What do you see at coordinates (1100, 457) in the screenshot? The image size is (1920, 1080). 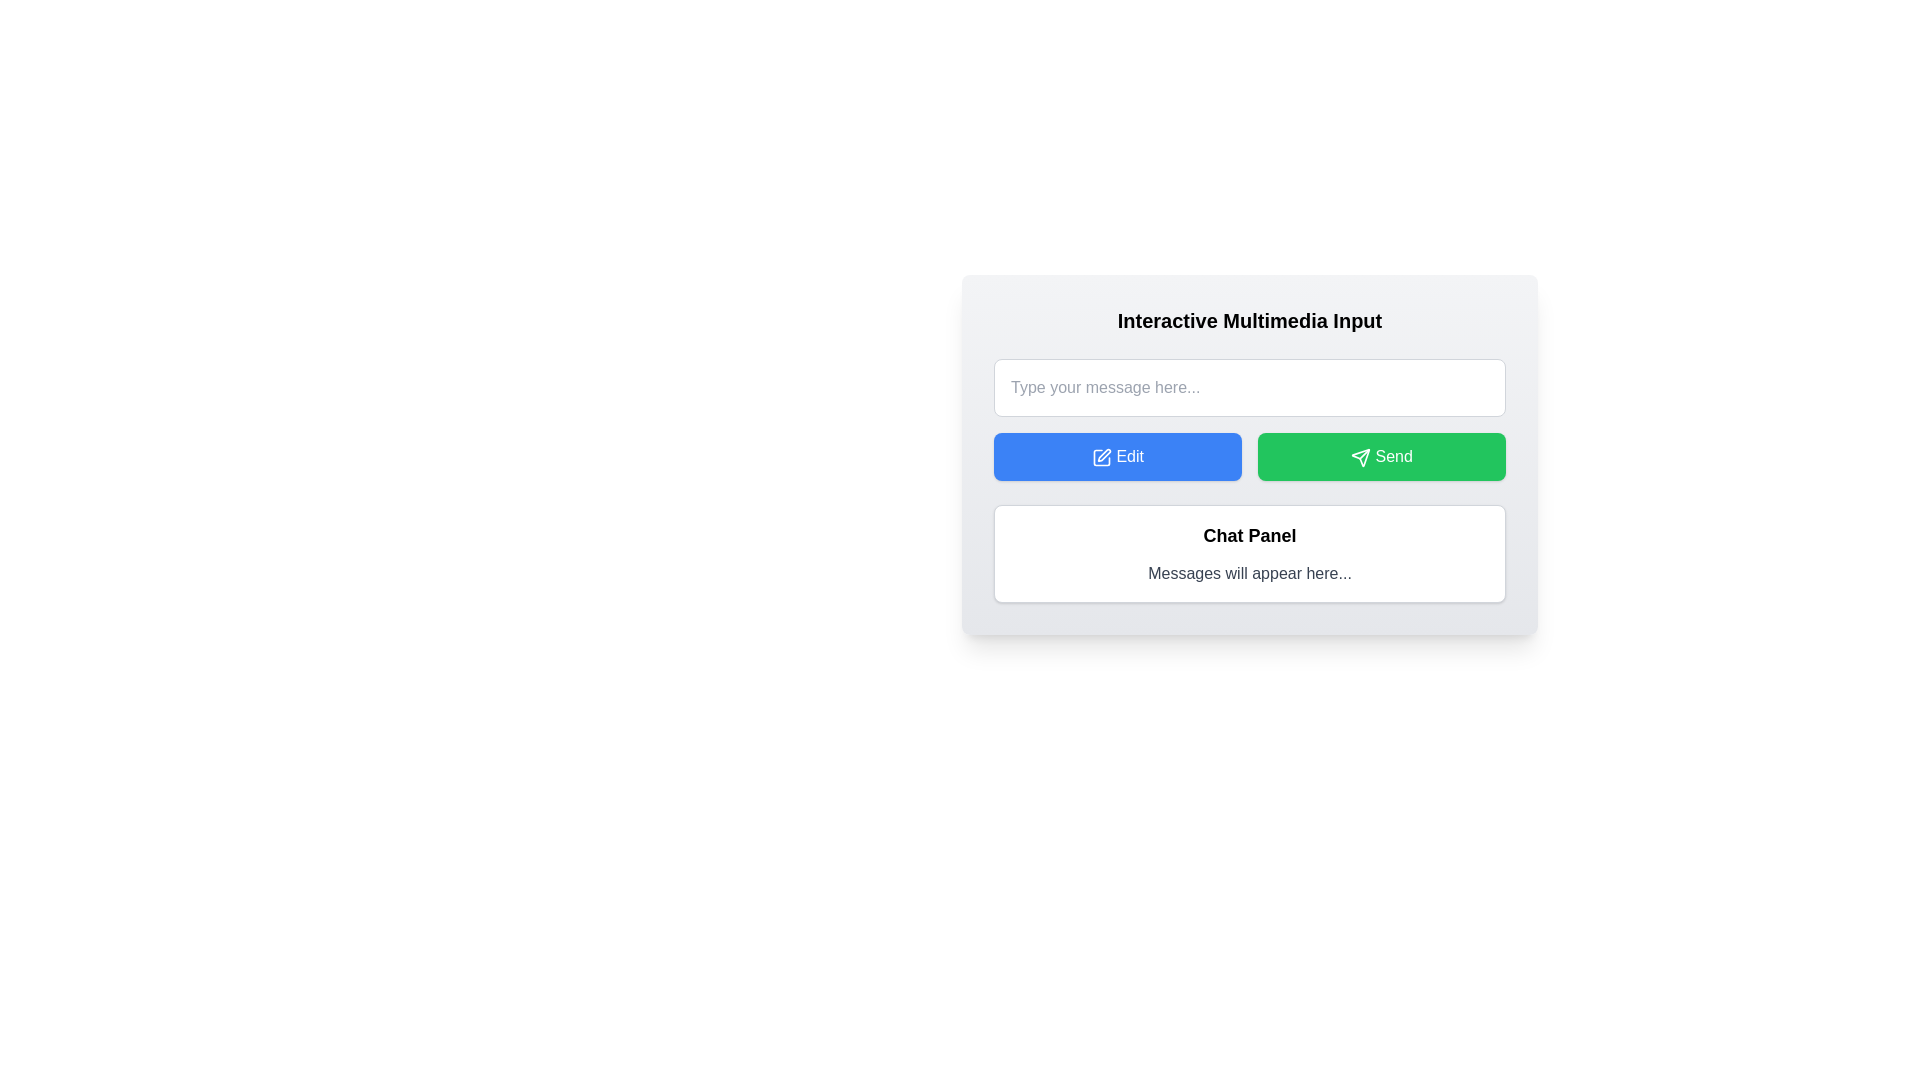 I see `the 'Edit' button icon, which is a pen inside a square with a blue background` at bounding box center [1100, 457].